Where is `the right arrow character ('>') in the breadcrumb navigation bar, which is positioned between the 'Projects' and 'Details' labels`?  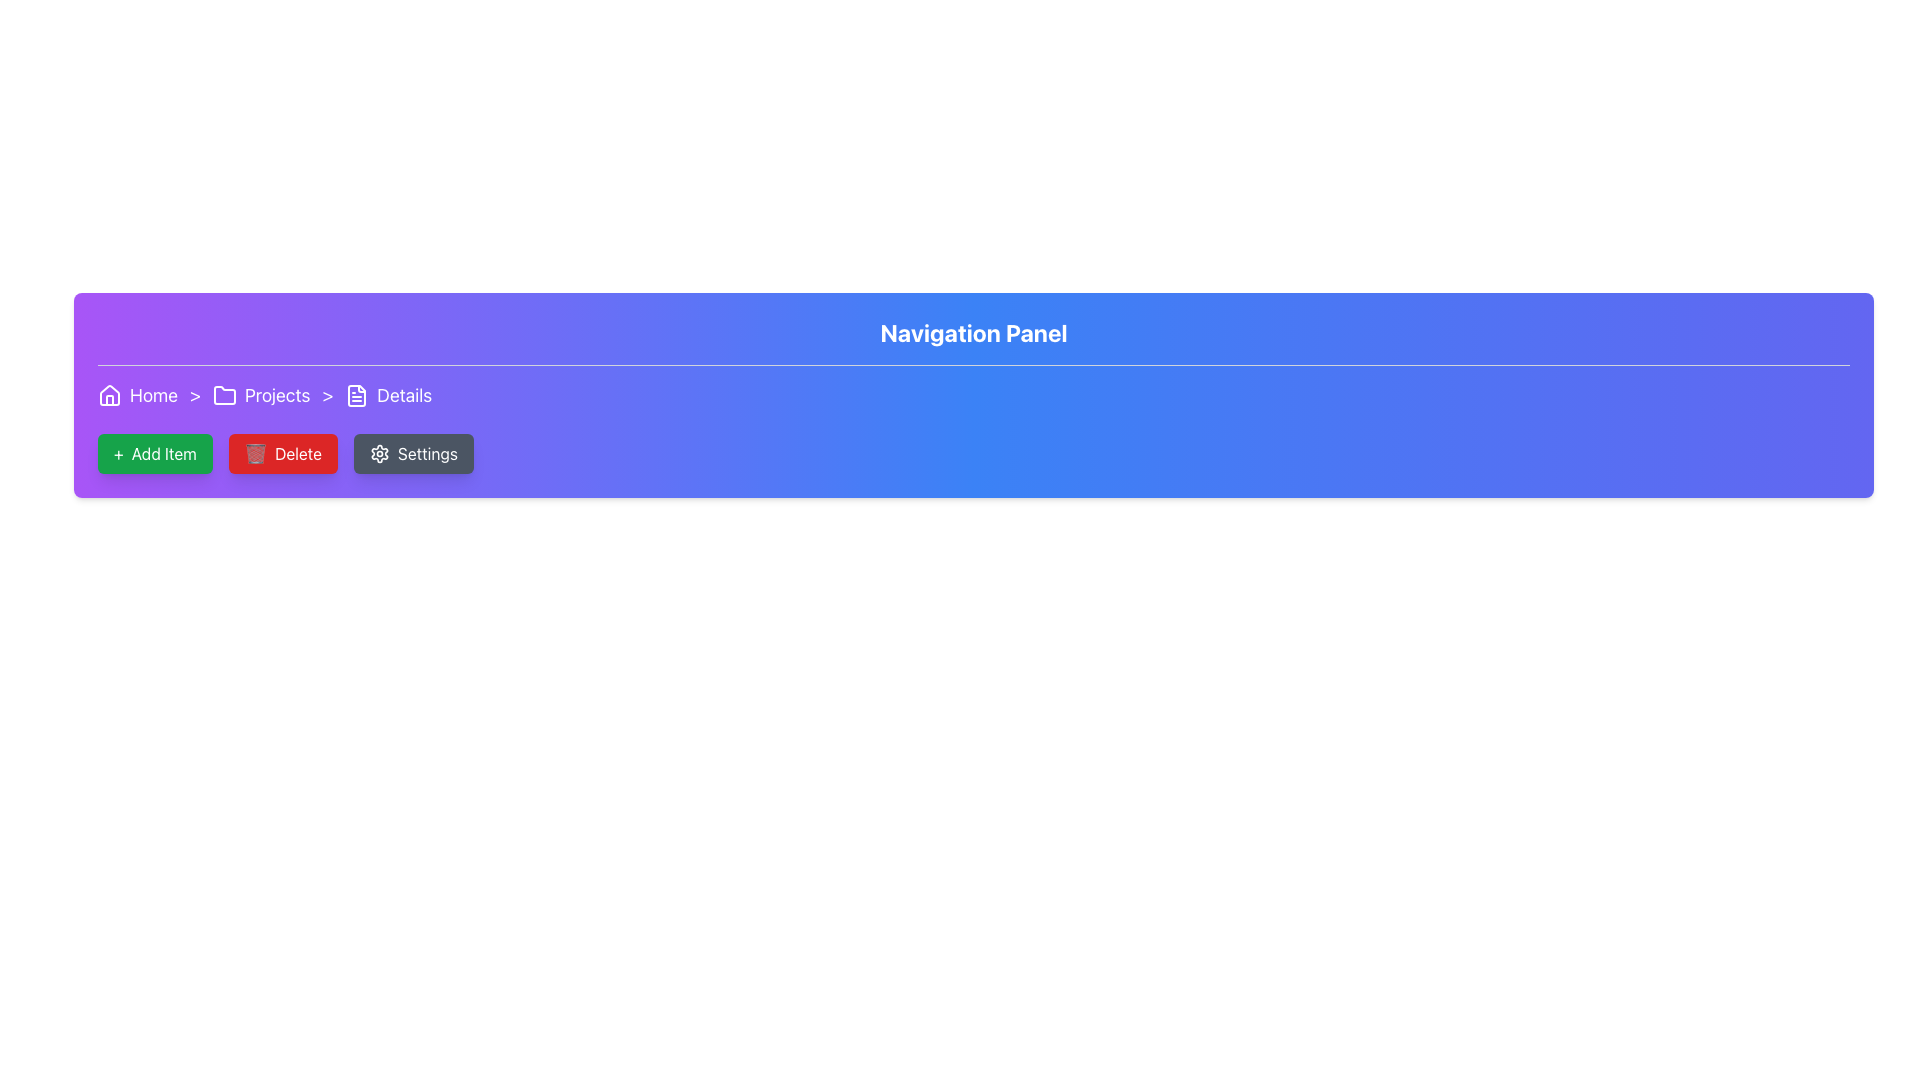 the right arrow character ('>') in the breadcrumb navigation bar, which is positioned between the 'Projects' and 'Details' labels is located at coordinates (327, 396).